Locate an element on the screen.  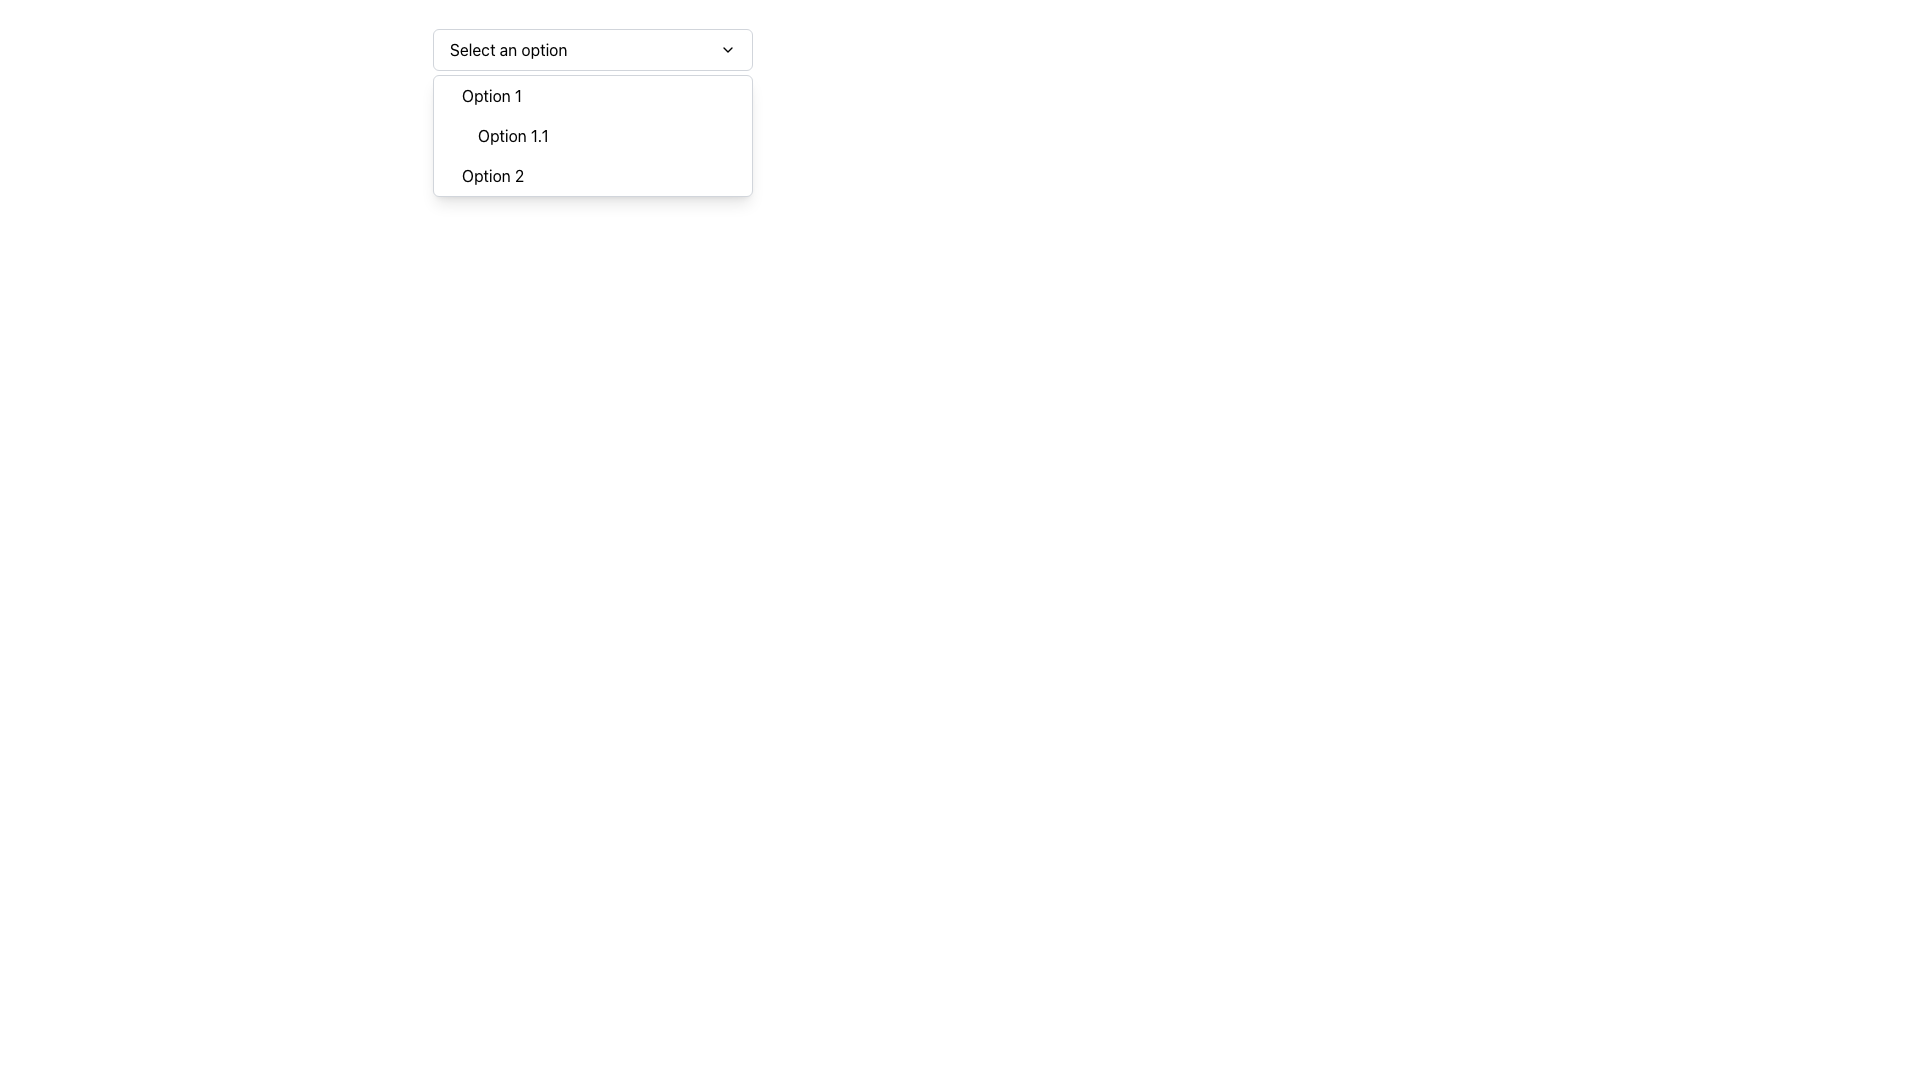
the first selectable option button within the dropdown menu labeled 'Select an option' is located at coordinates (599, 96).